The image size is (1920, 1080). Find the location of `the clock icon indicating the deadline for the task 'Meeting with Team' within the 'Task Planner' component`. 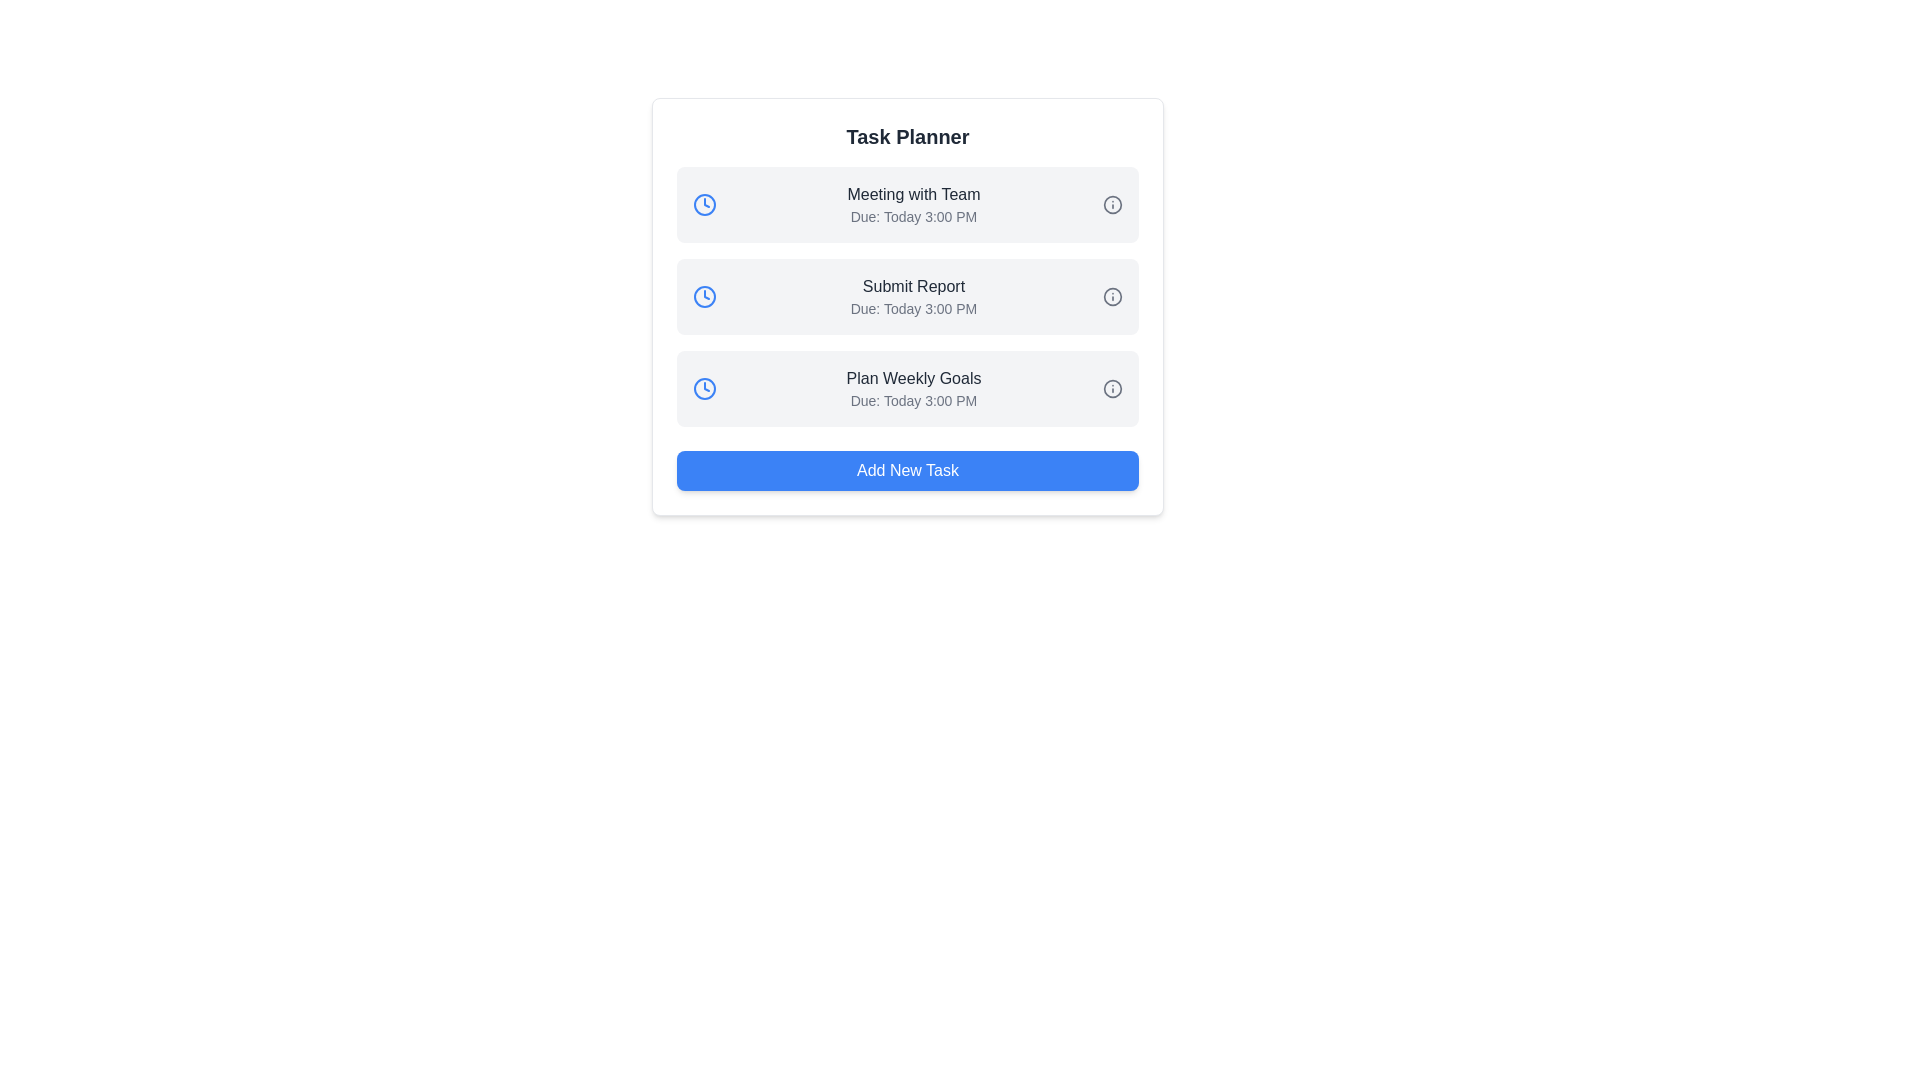

the clock icon indicating the deadline for the task 'Meeting with Team' within the 'Task Planner' component is located at coordinates (705, 204).